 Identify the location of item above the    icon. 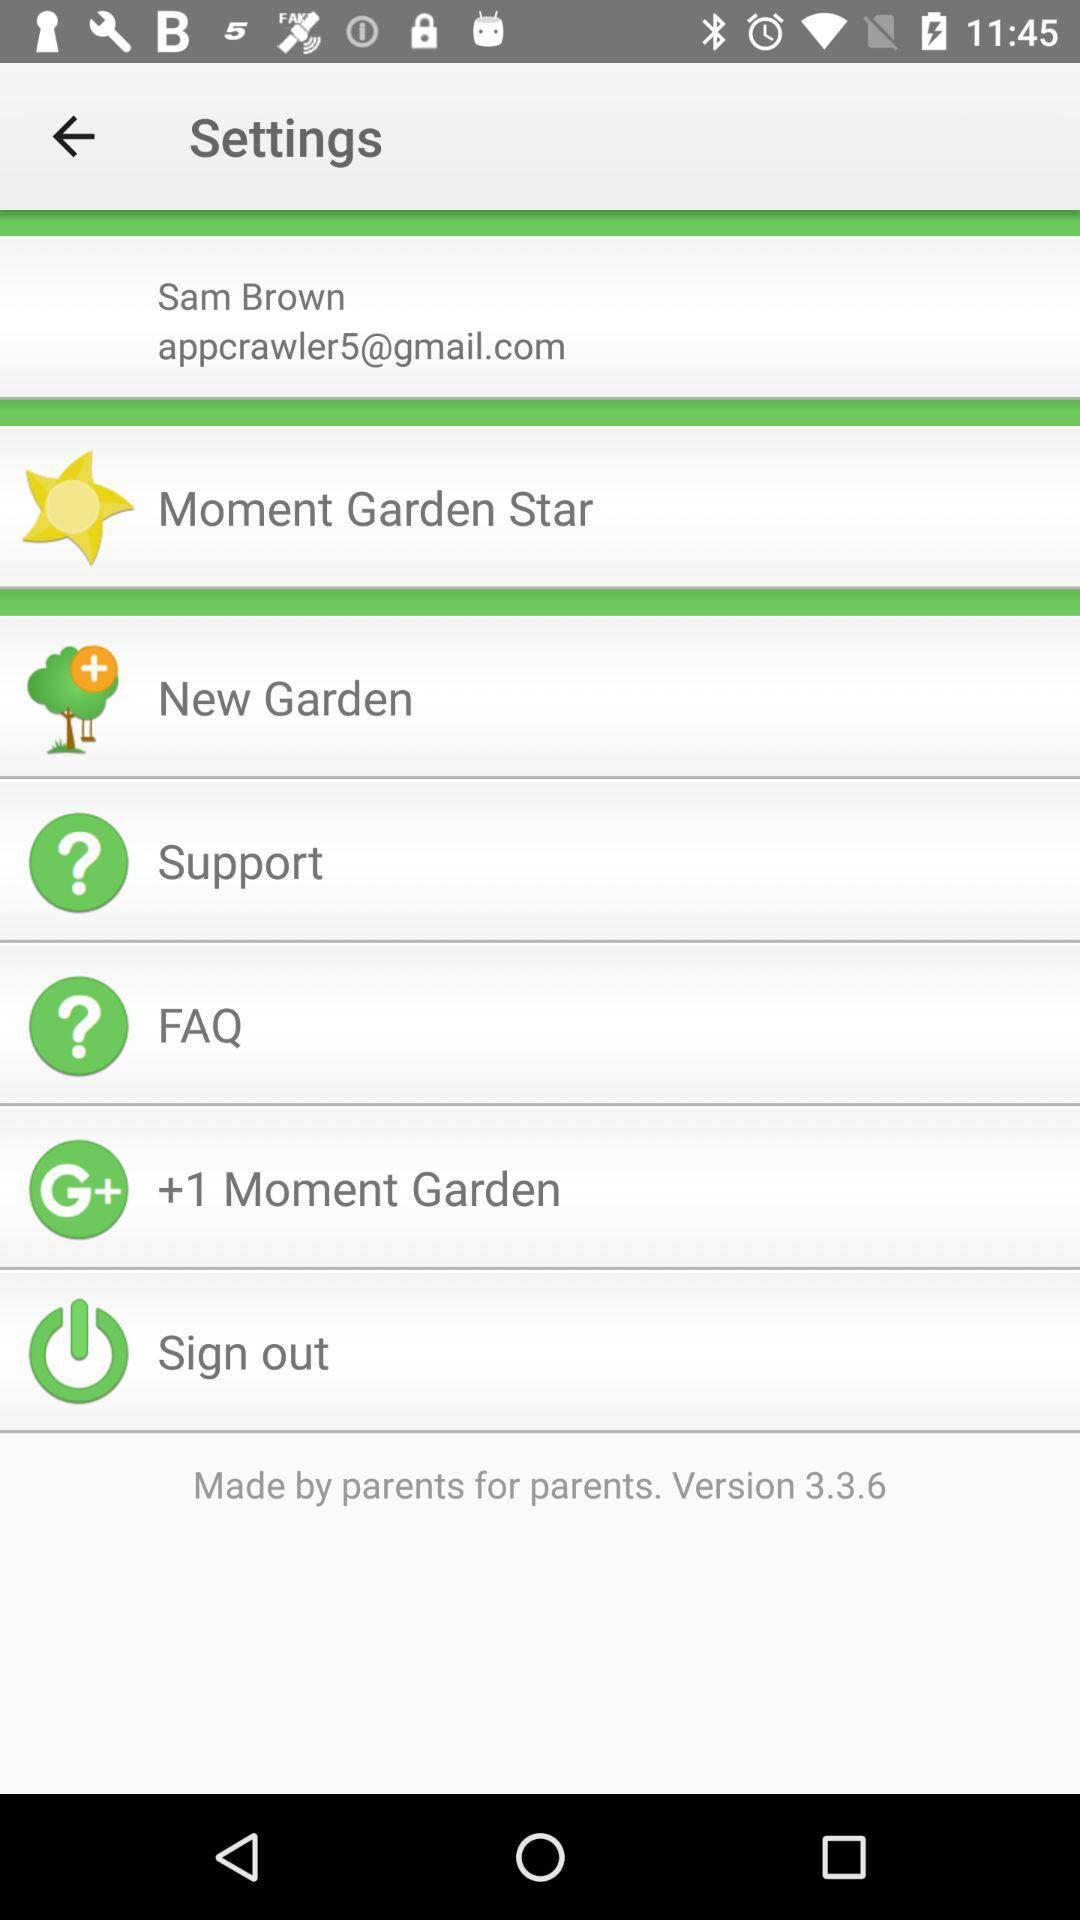
(540, 398).